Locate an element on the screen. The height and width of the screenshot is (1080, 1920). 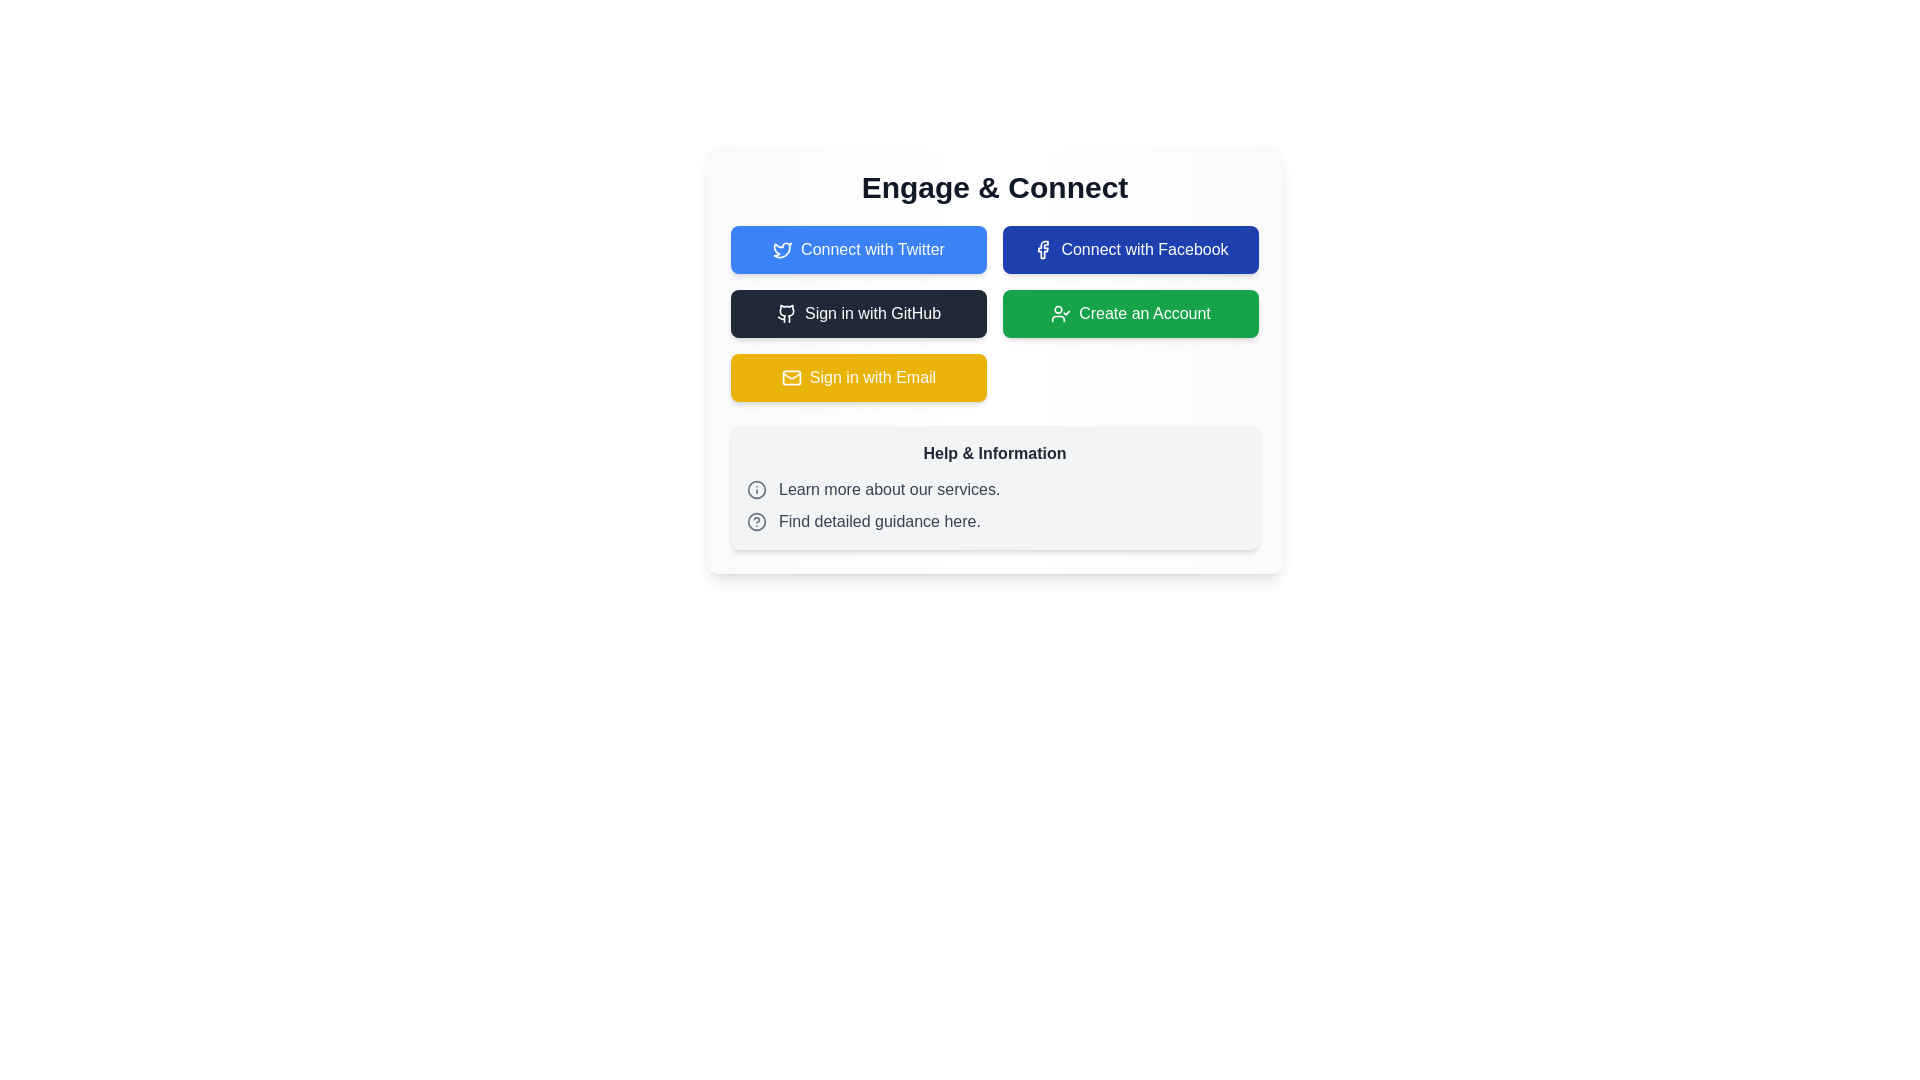
the Facebook icon located to the left of the 'Connect with Facebook' text within the button labeled 'Connect with Facebook' is located at coordinates (1042, 249).